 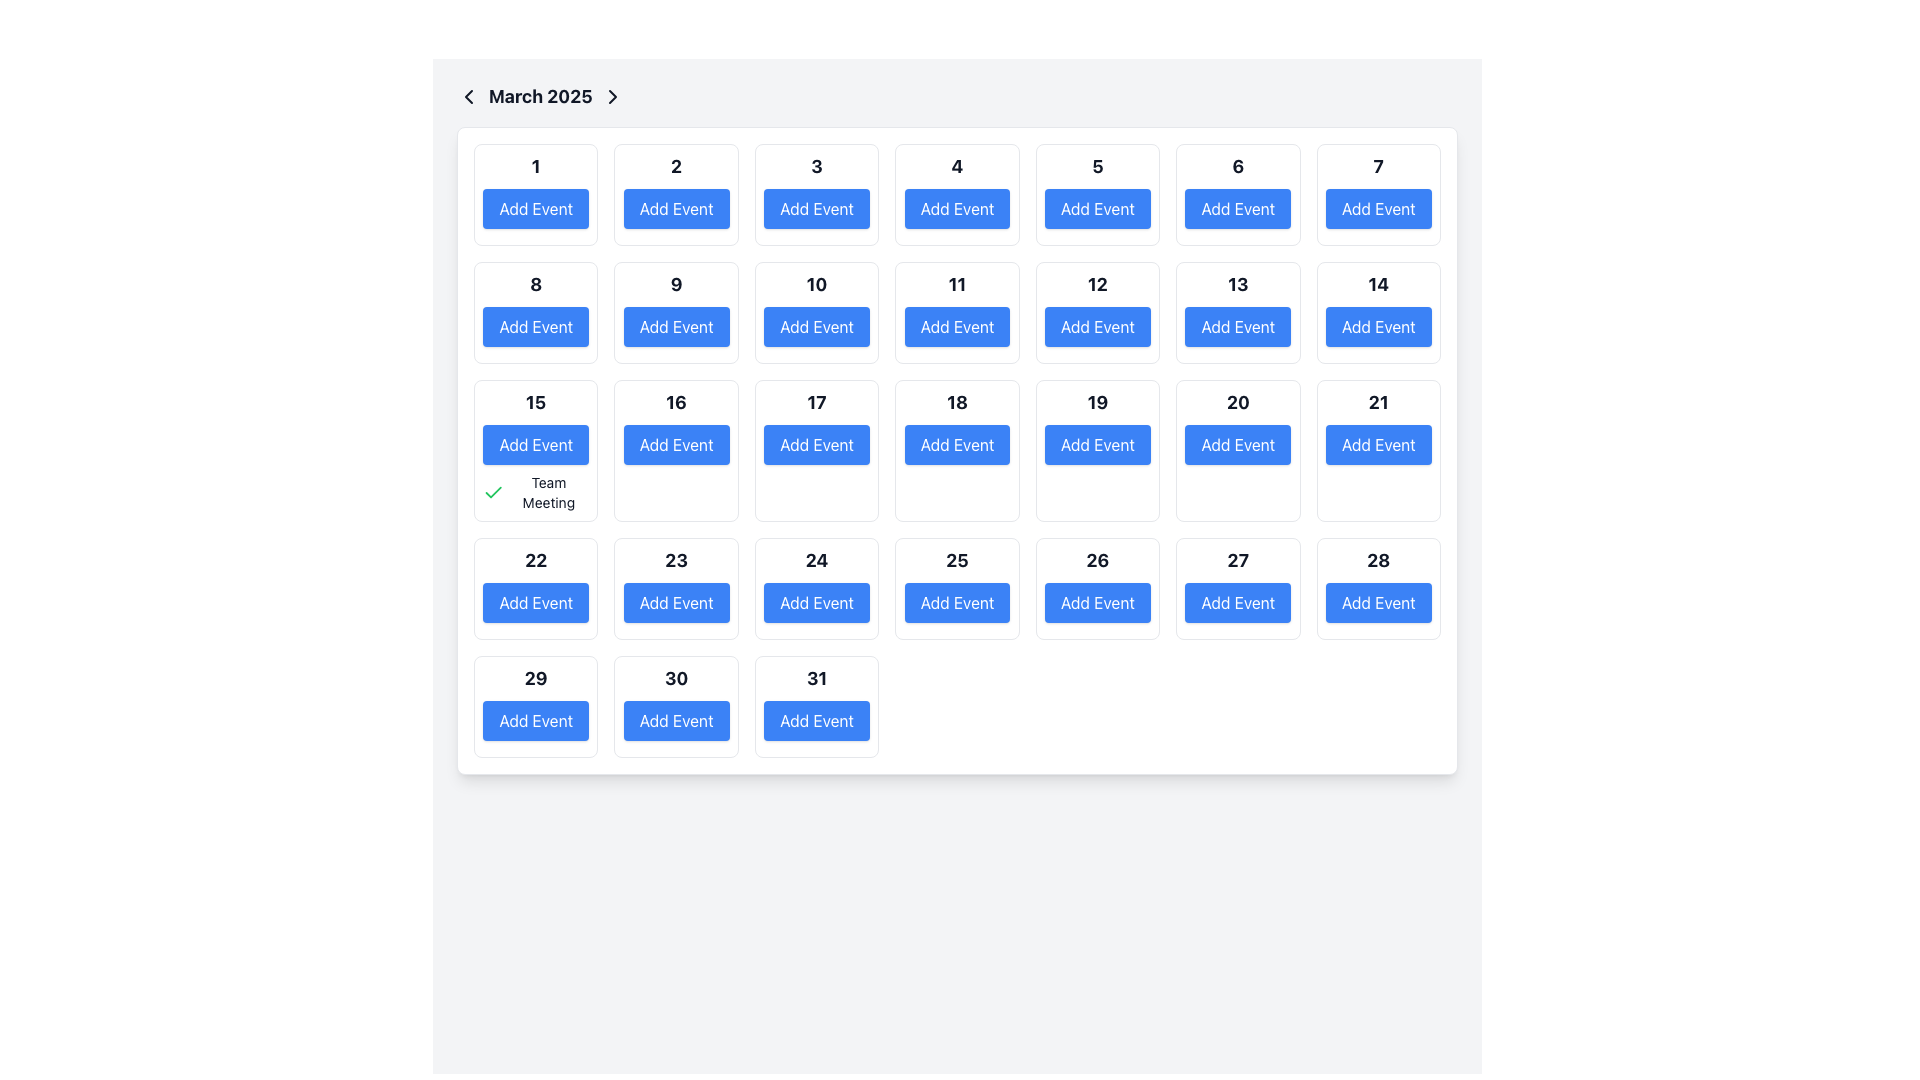 What do you see at coordinates (1377, 312) in the screenshot?
I see `the 'Add Event' button located below the date '14' in the Calendar Date Cell` at bounding box center [1377, 312].